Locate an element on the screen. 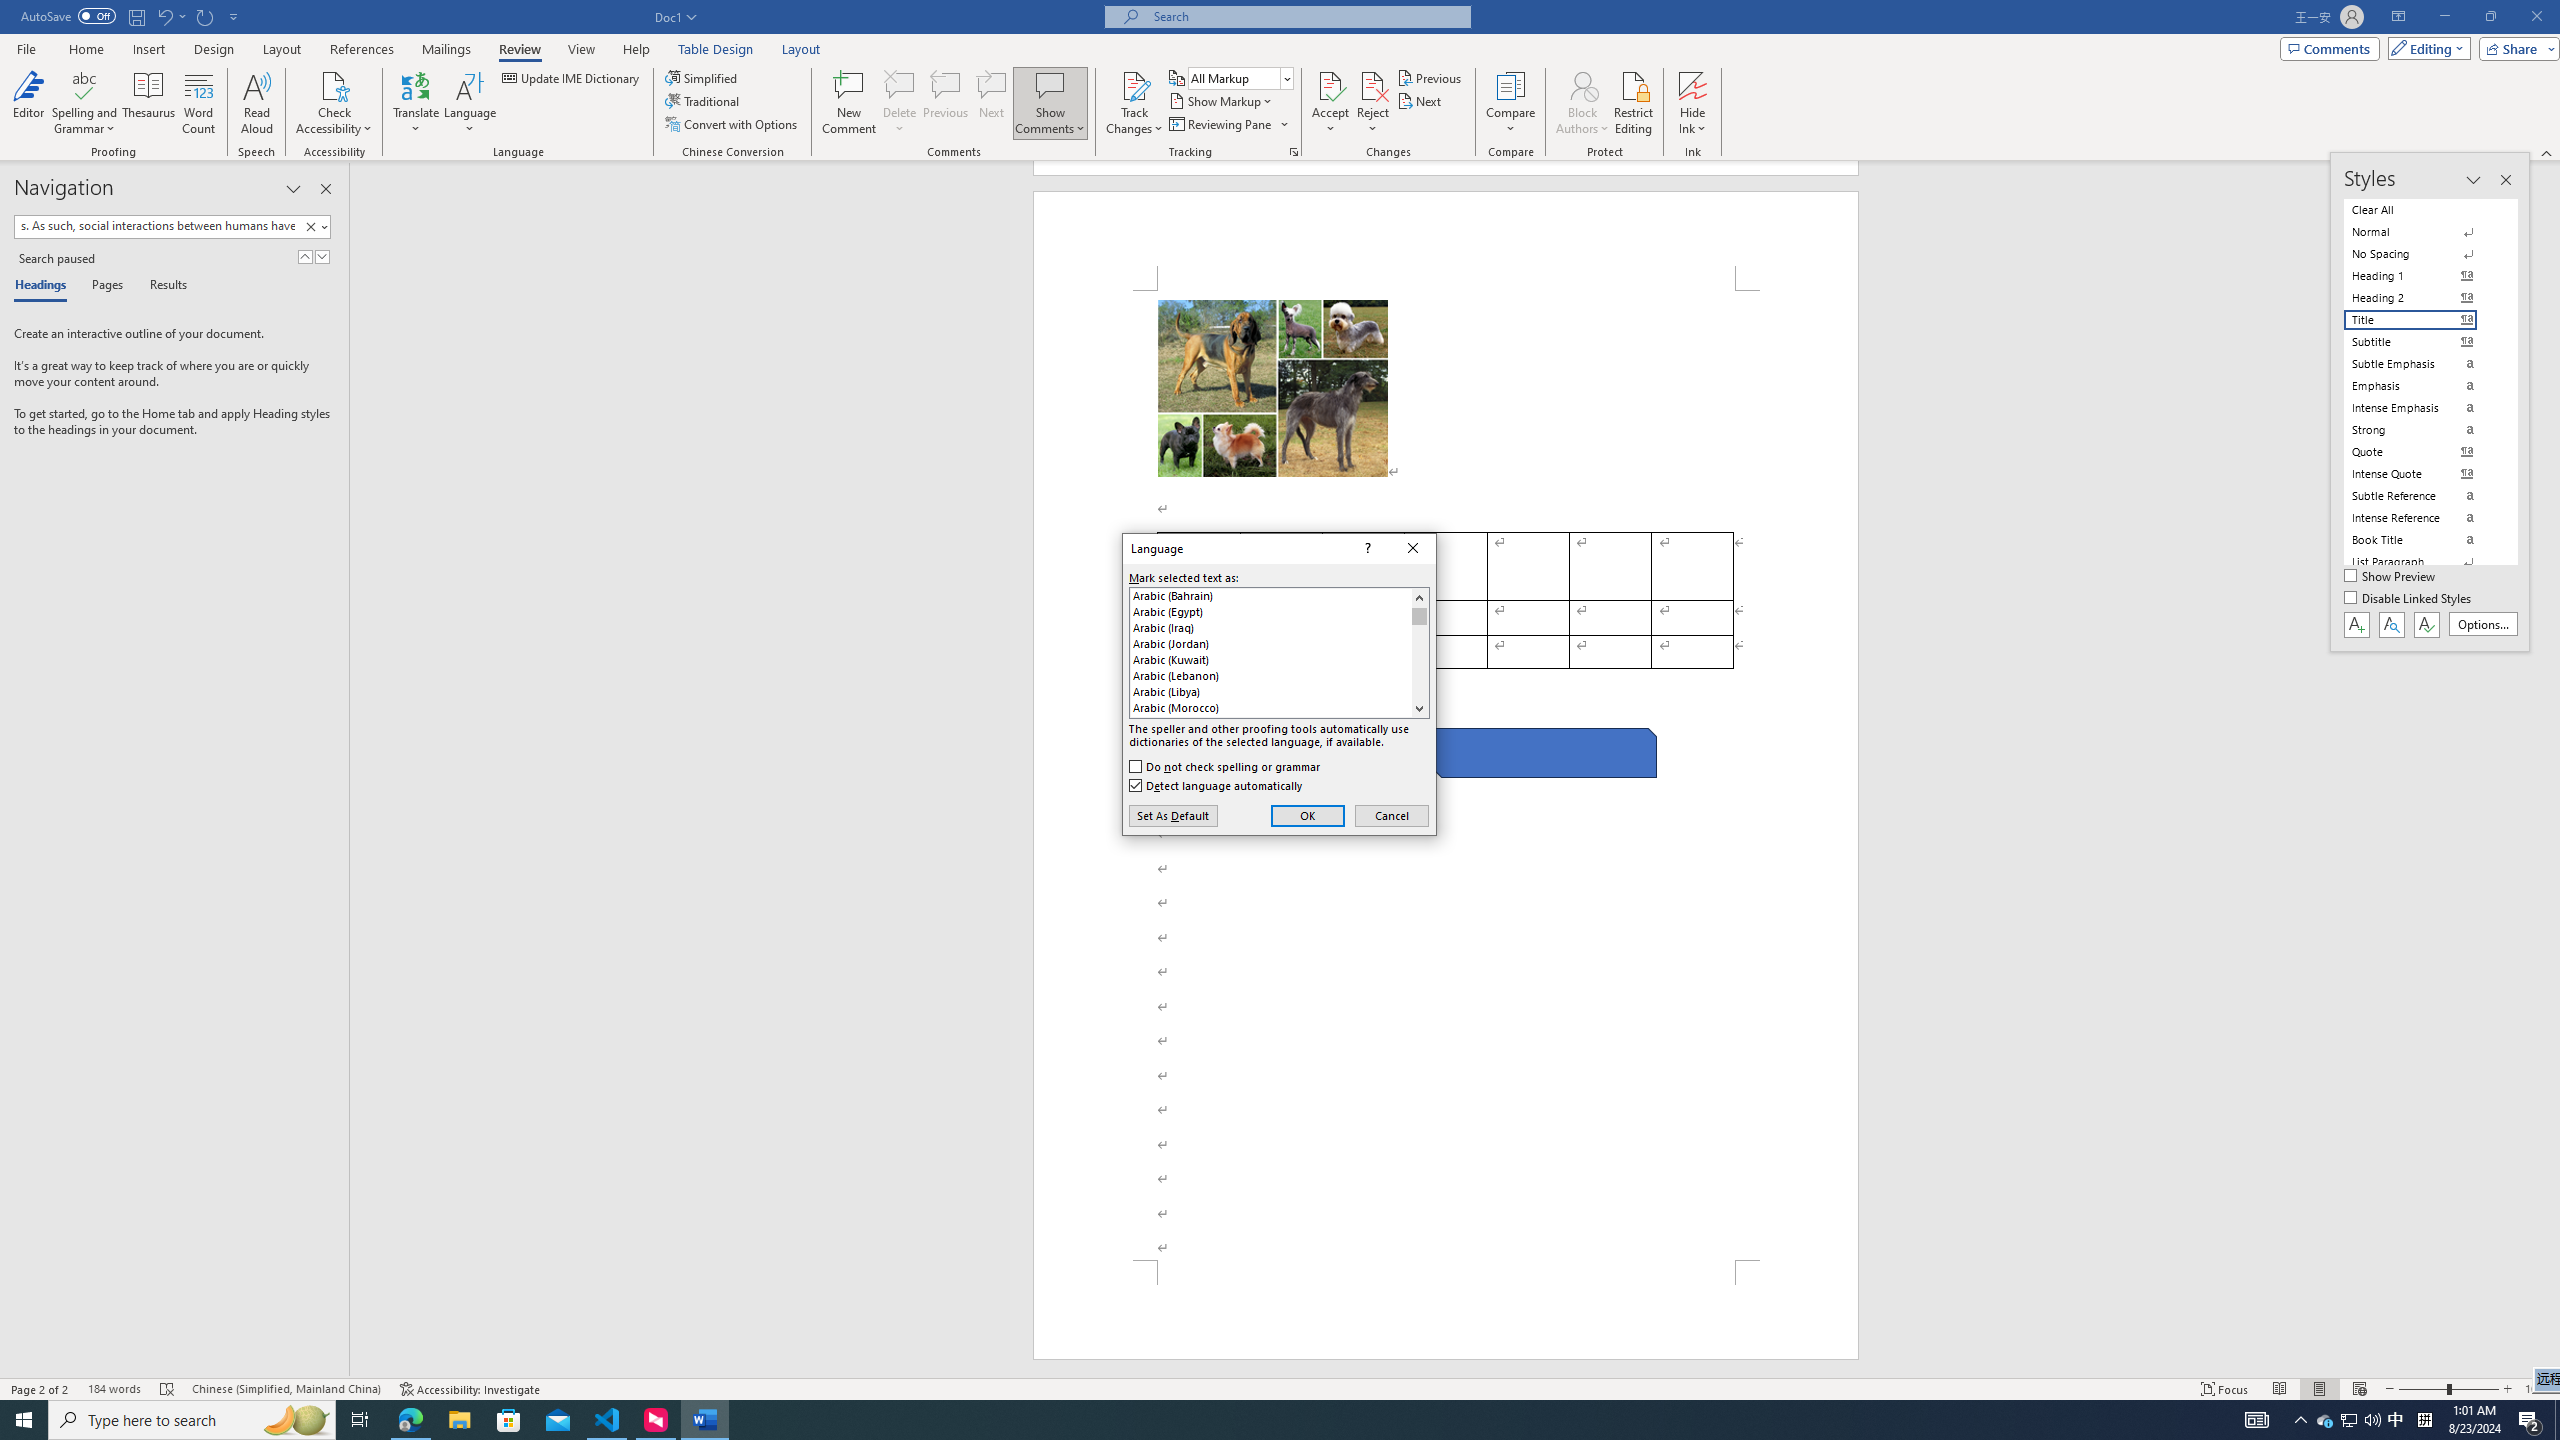 The width and height of the screenshot is (2560, 1440). 'Heading 2' is located at coordinates (2422, 298).